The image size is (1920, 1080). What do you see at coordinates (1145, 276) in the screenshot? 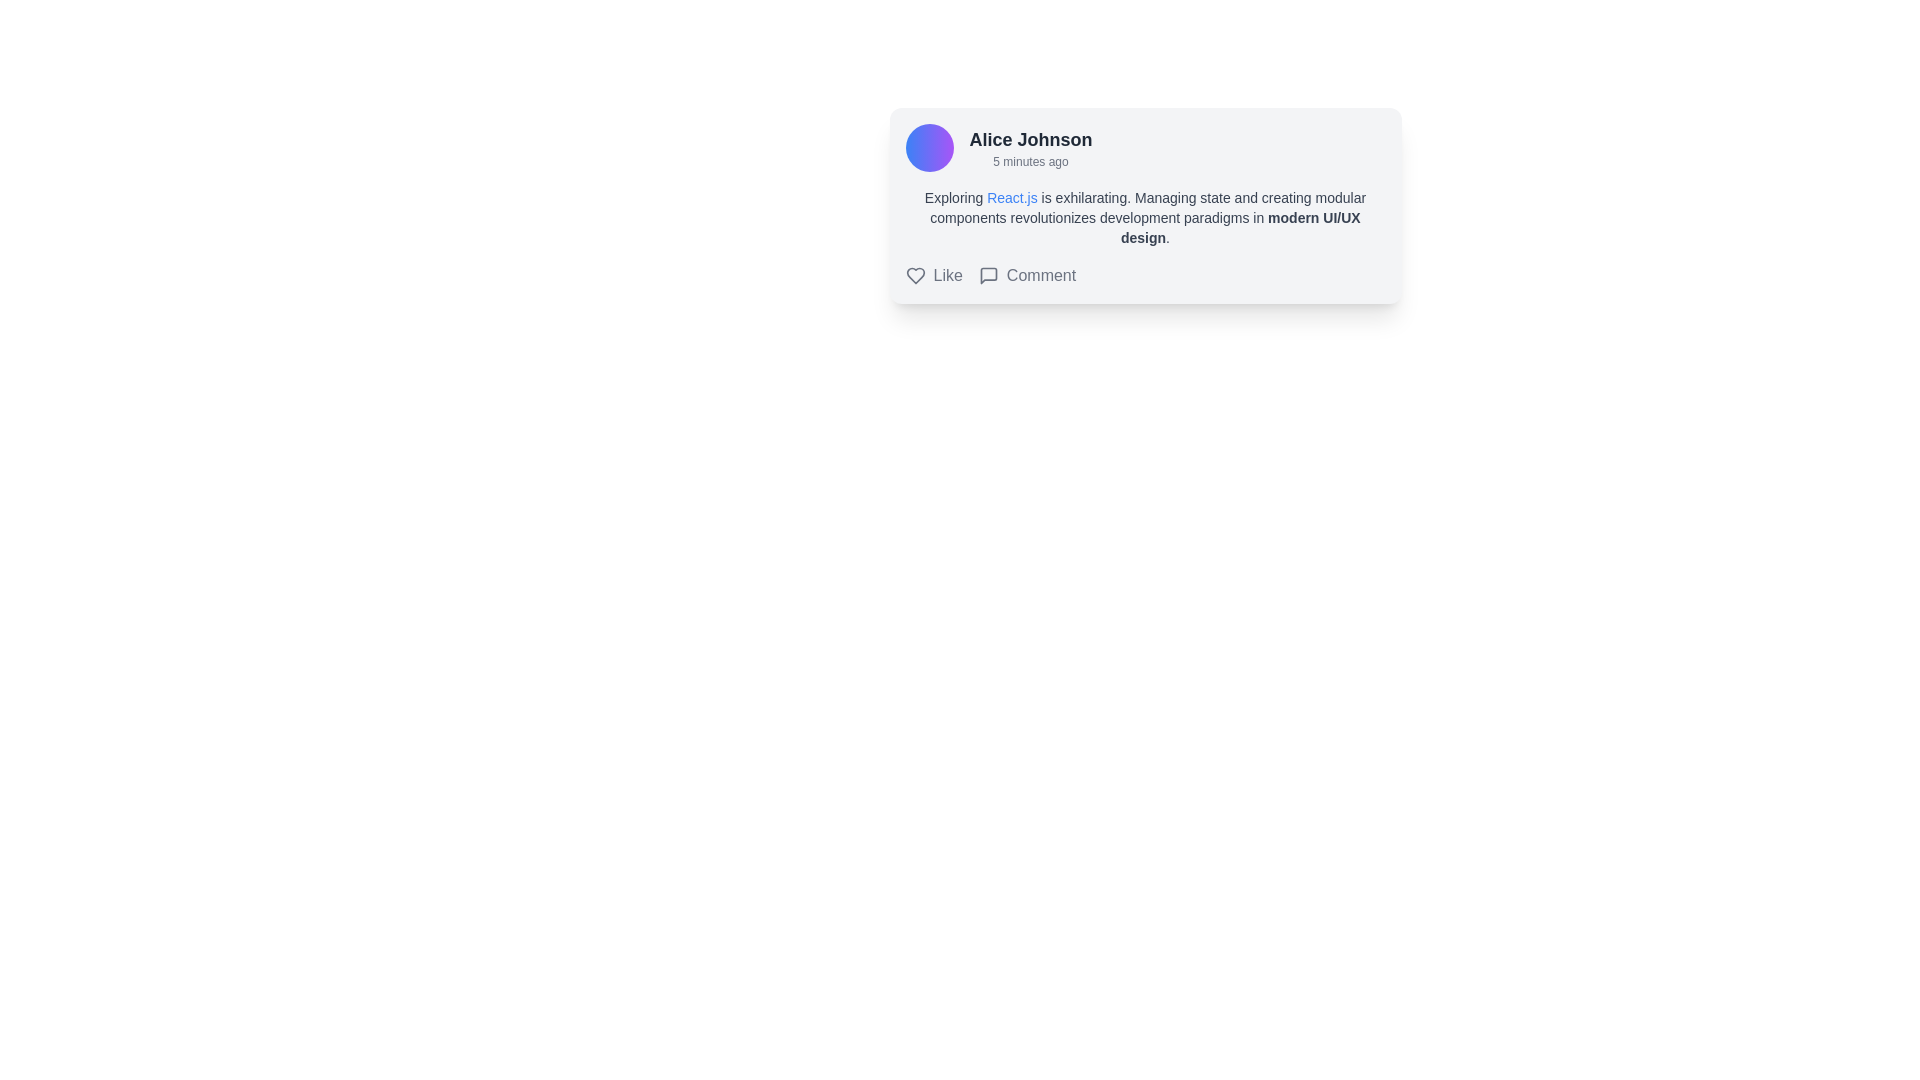
I see `the interactive group containing actionable items at the bottom of the user post card to trigger a visual effect on the icons` at bounding box center [1145, 276].